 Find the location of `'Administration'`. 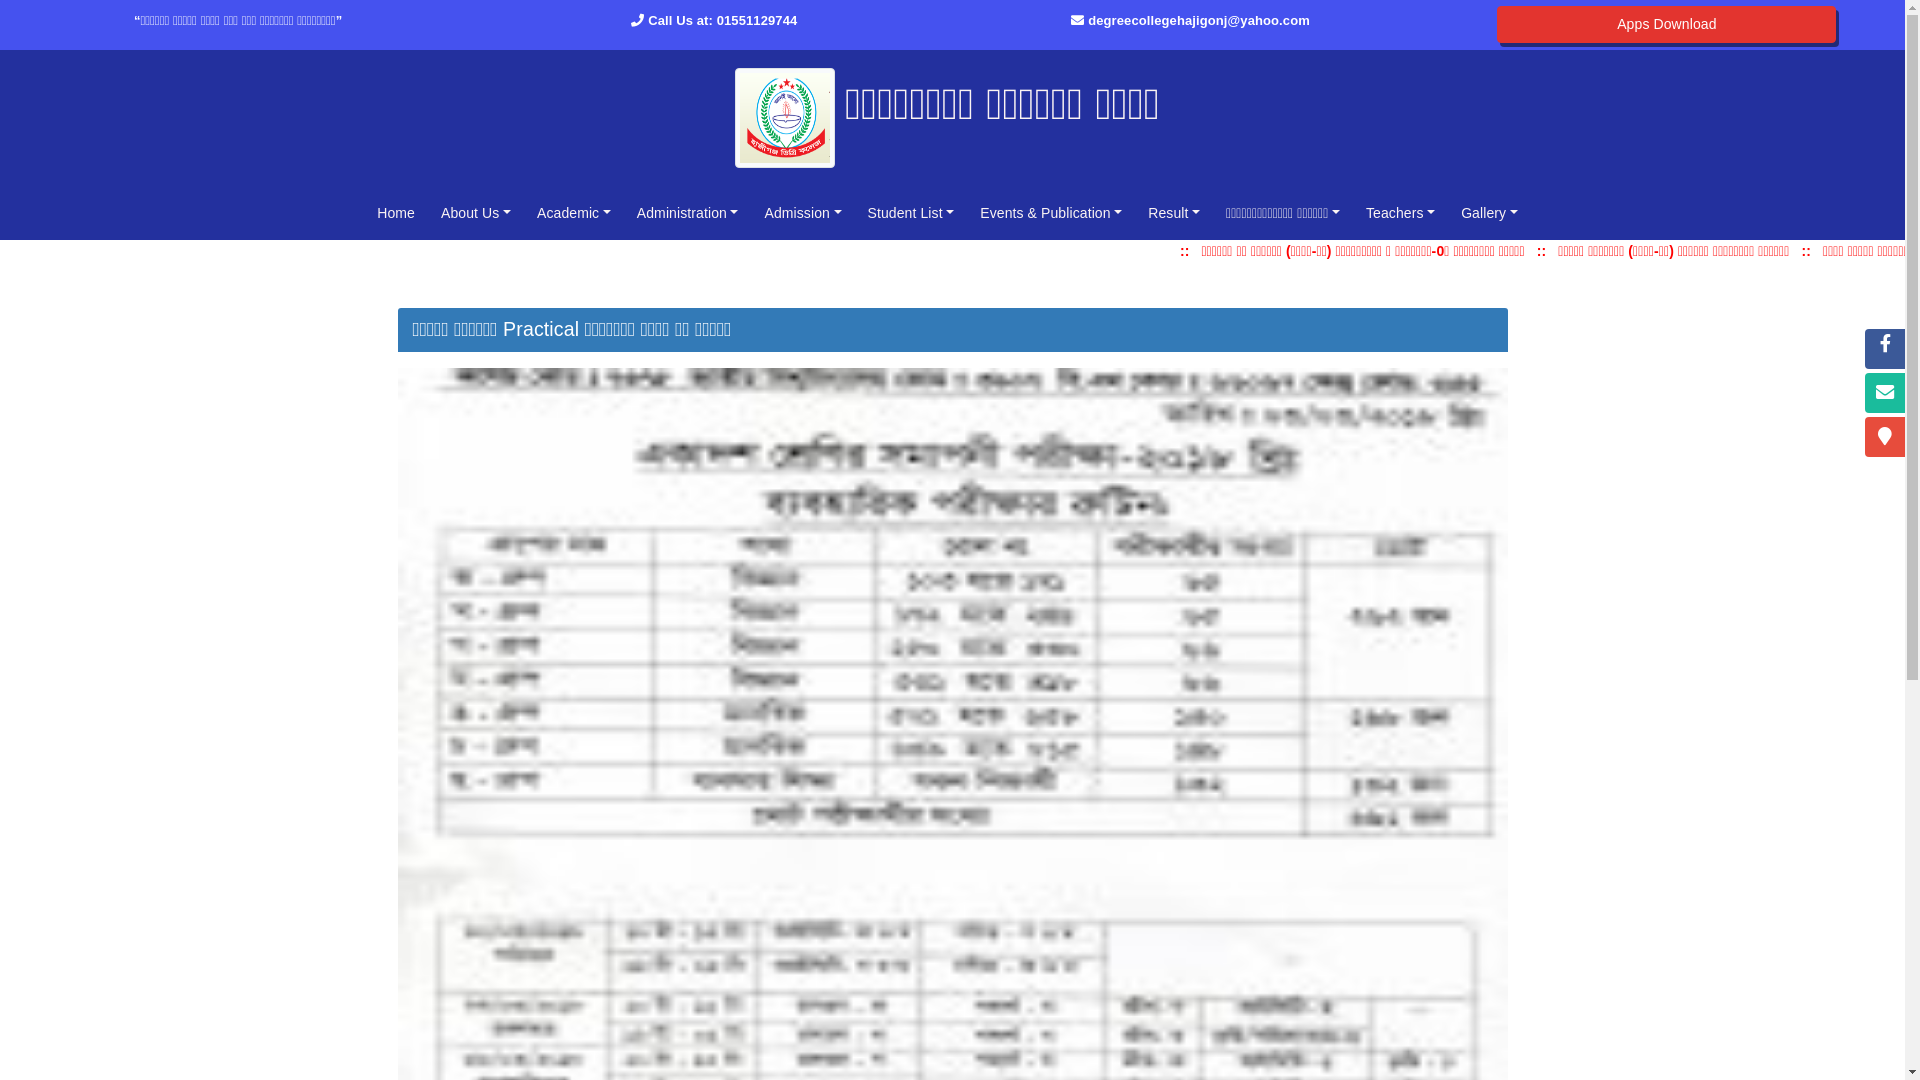

'Administration' is located at coordinates (627, 212).